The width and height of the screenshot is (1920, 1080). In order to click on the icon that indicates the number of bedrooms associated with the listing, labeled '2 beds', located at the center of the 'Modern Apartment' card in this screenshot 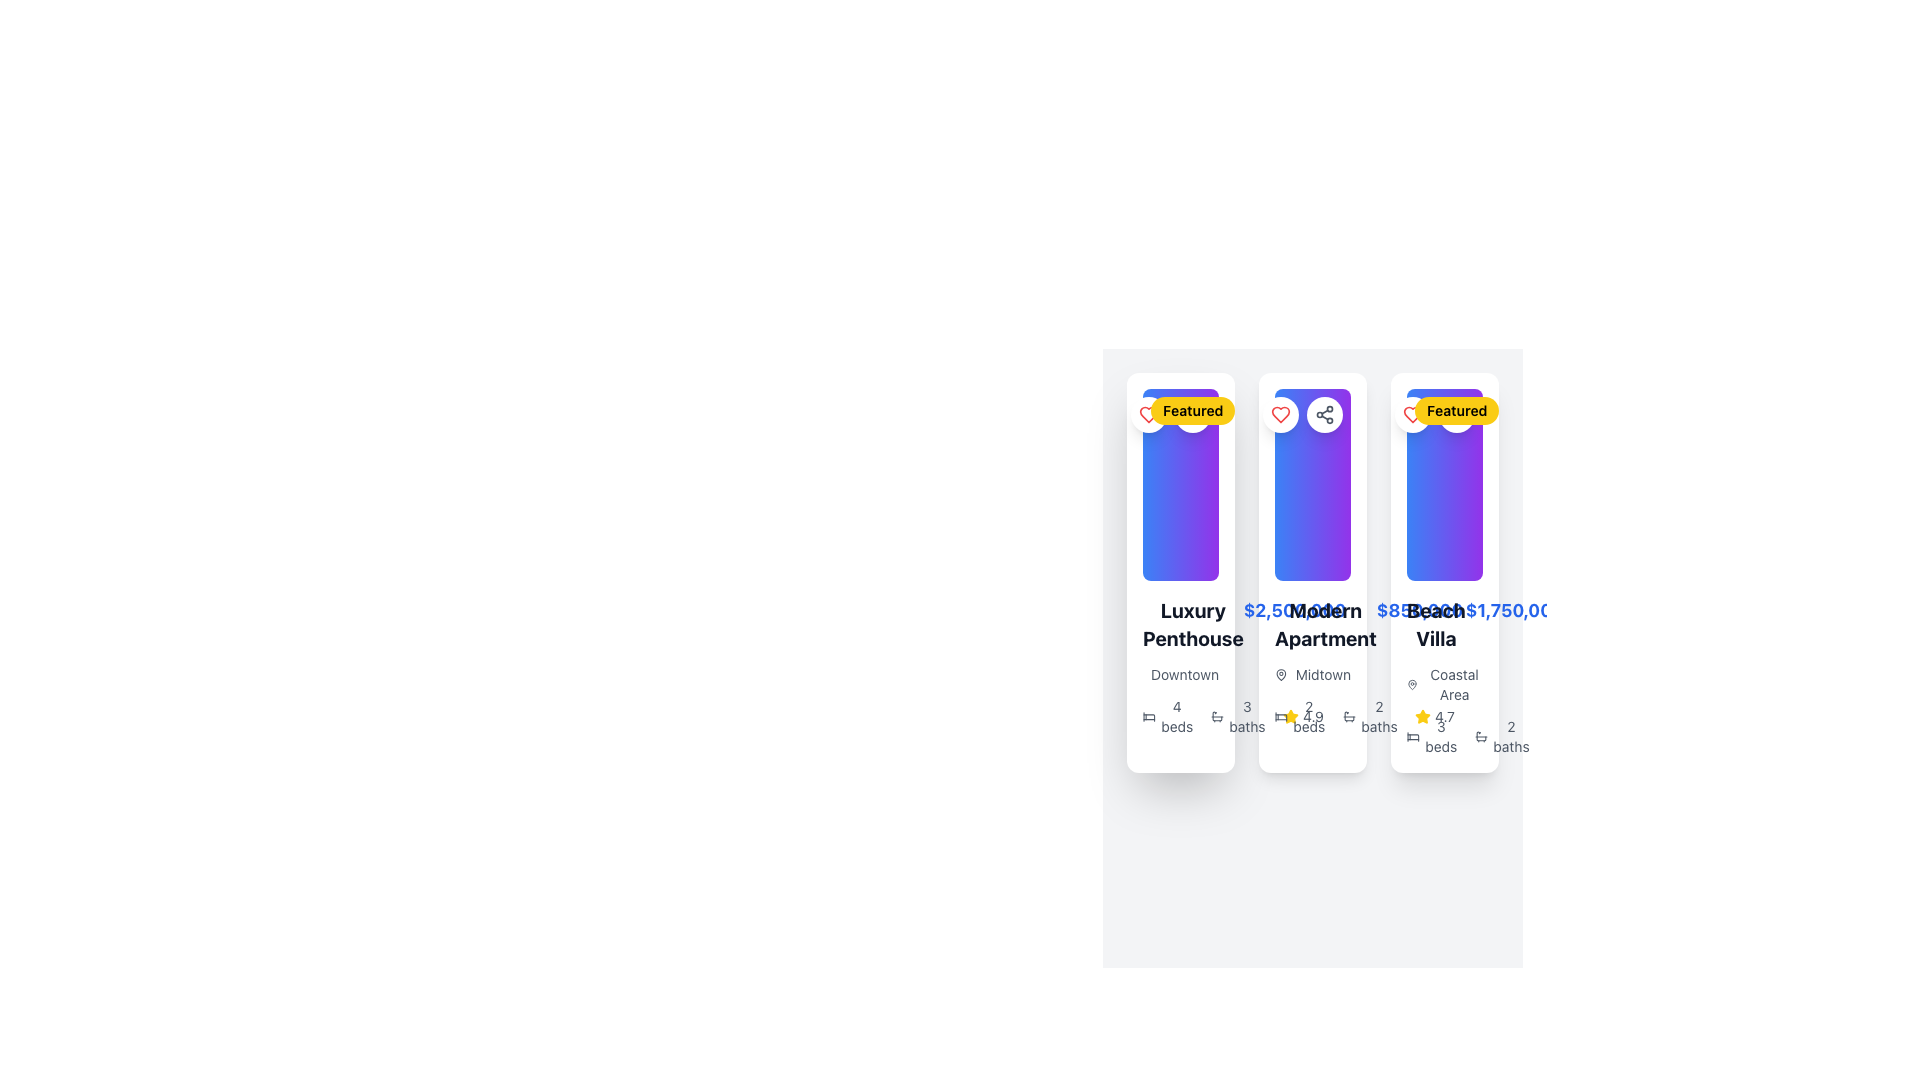, I will do `click(1281, 716)`.